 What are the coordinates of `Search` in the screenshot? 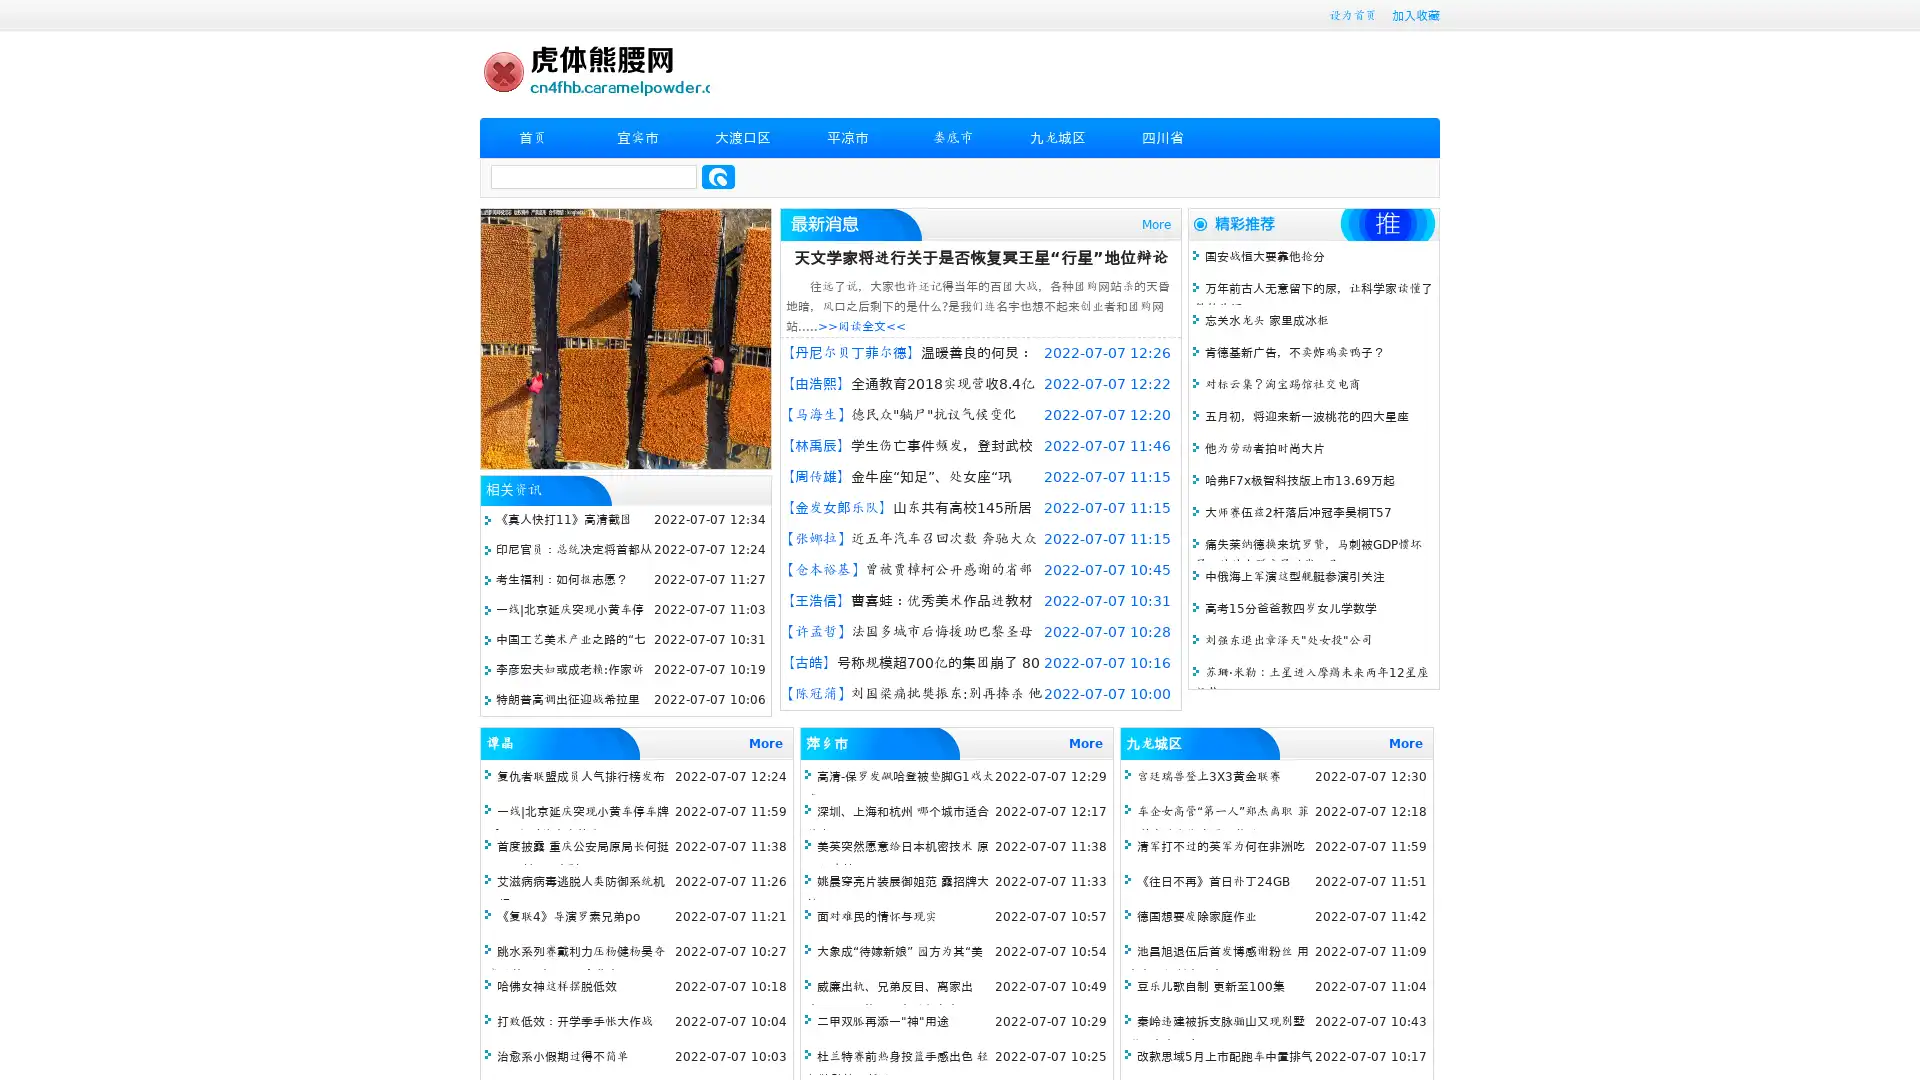 It's located at (718, 176).